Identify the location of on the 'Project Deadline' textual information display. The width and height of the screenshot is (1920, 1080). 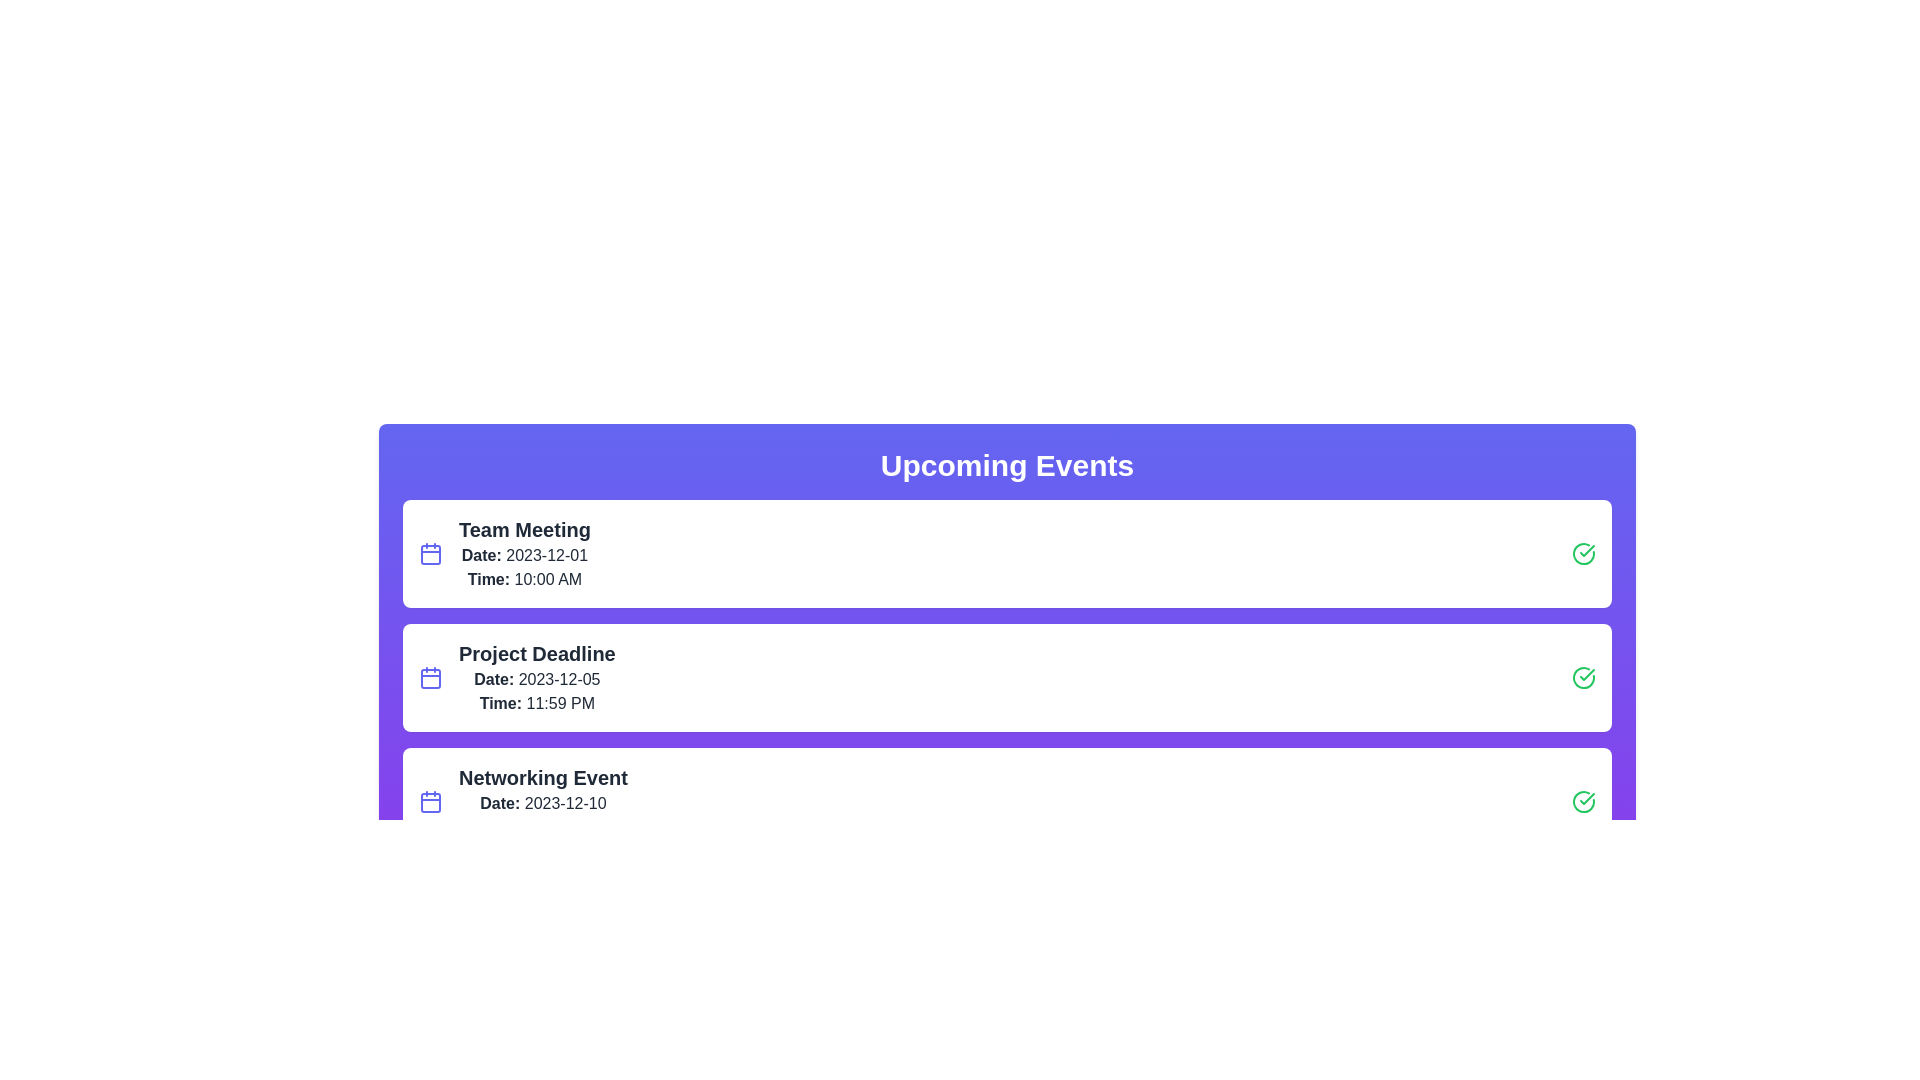
(537, 677).